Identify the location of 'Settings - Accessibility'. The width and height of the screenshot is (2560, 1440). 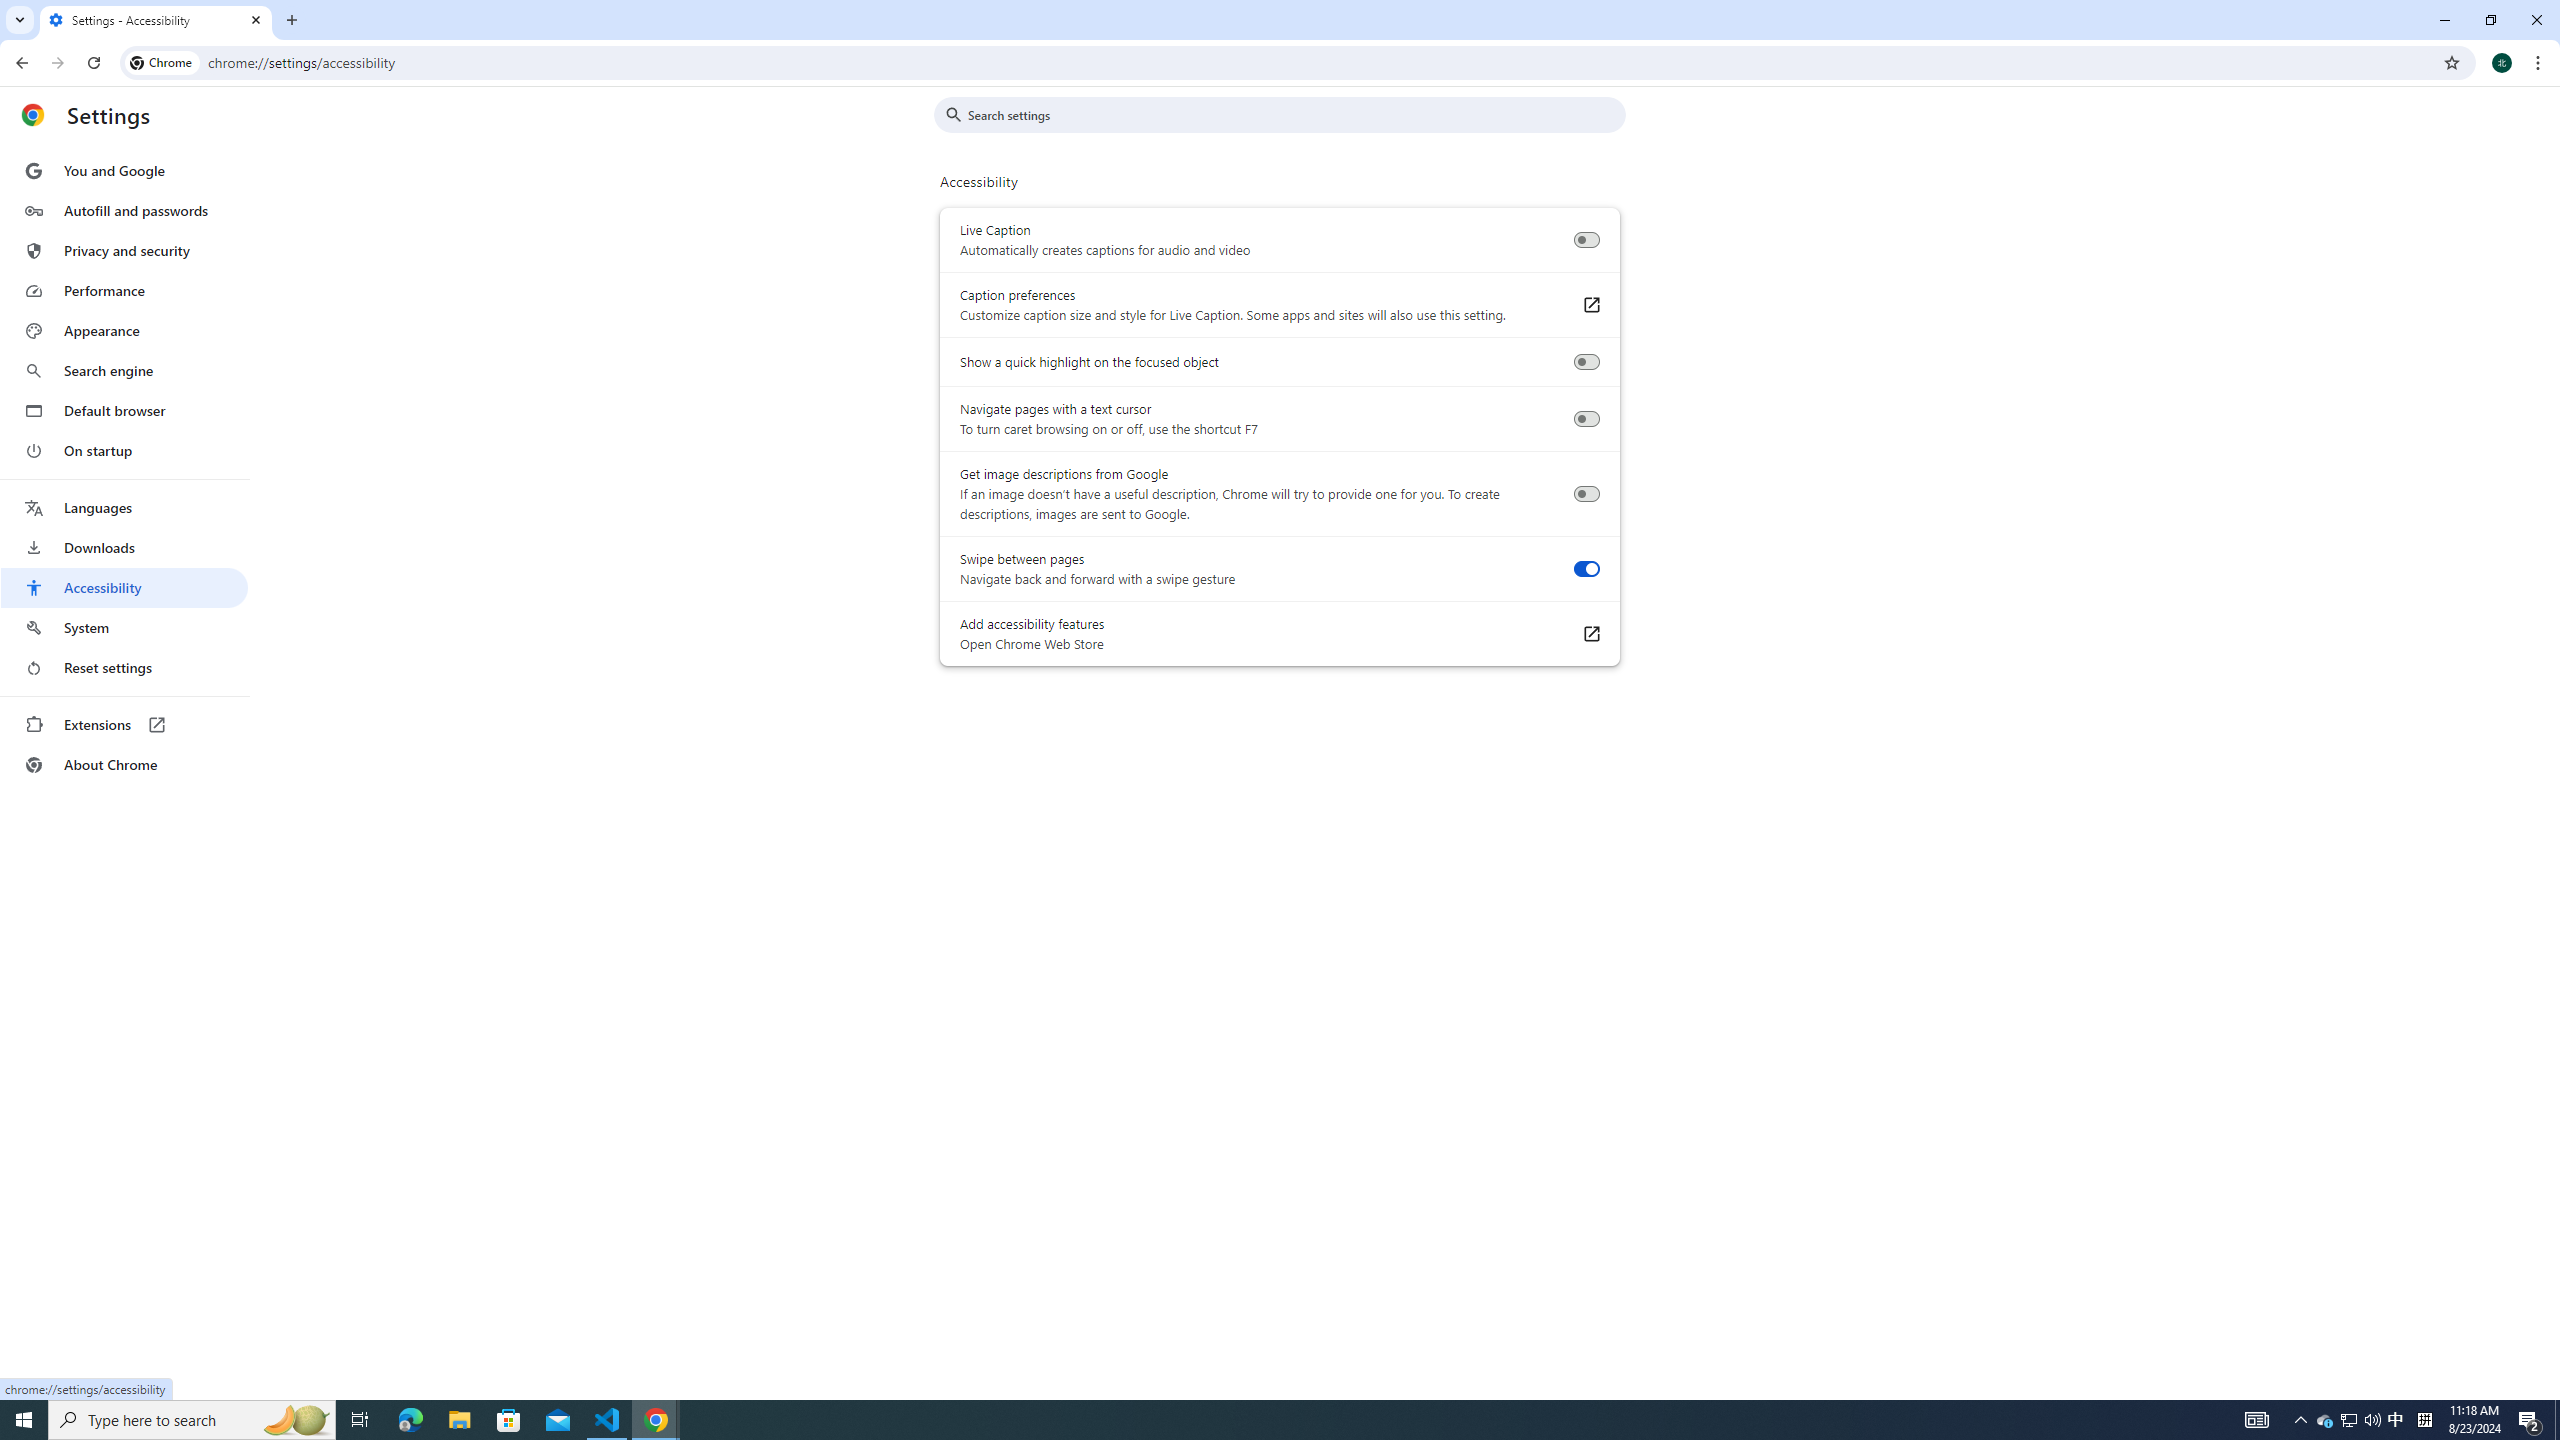
(155, 19).